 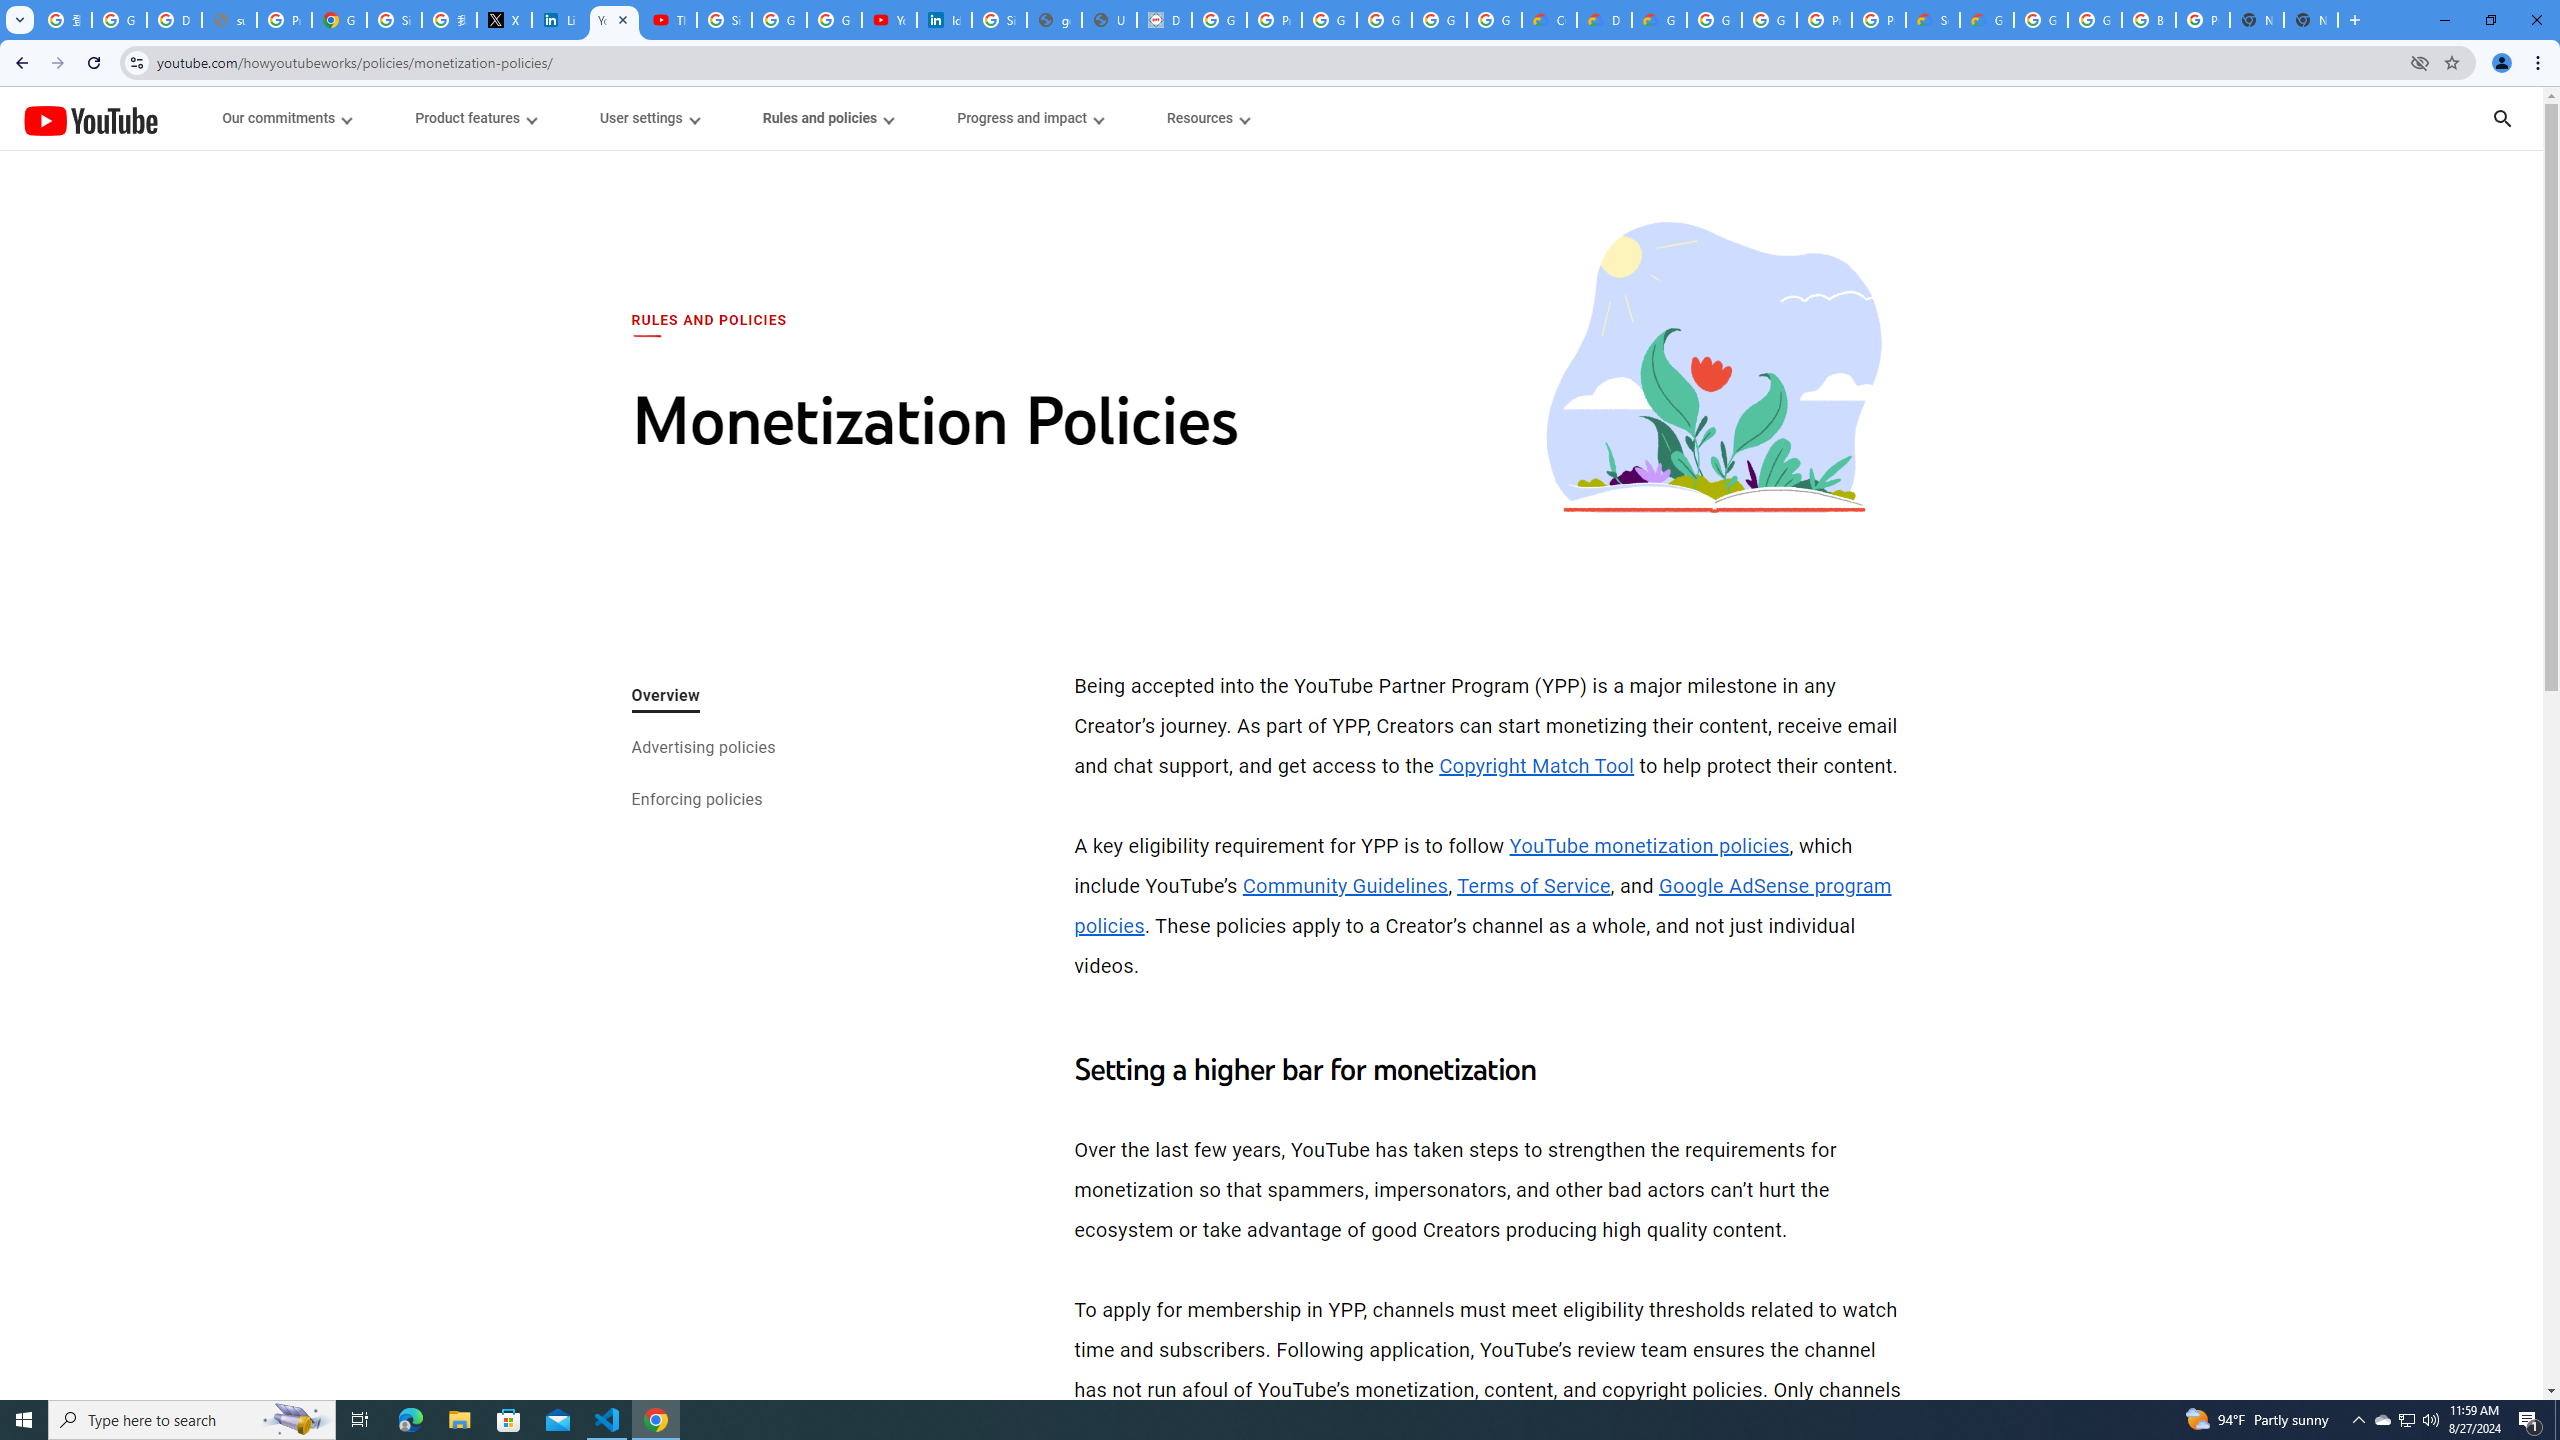 I want to click on 'Enforcing policies', so click(x=696, y=800).